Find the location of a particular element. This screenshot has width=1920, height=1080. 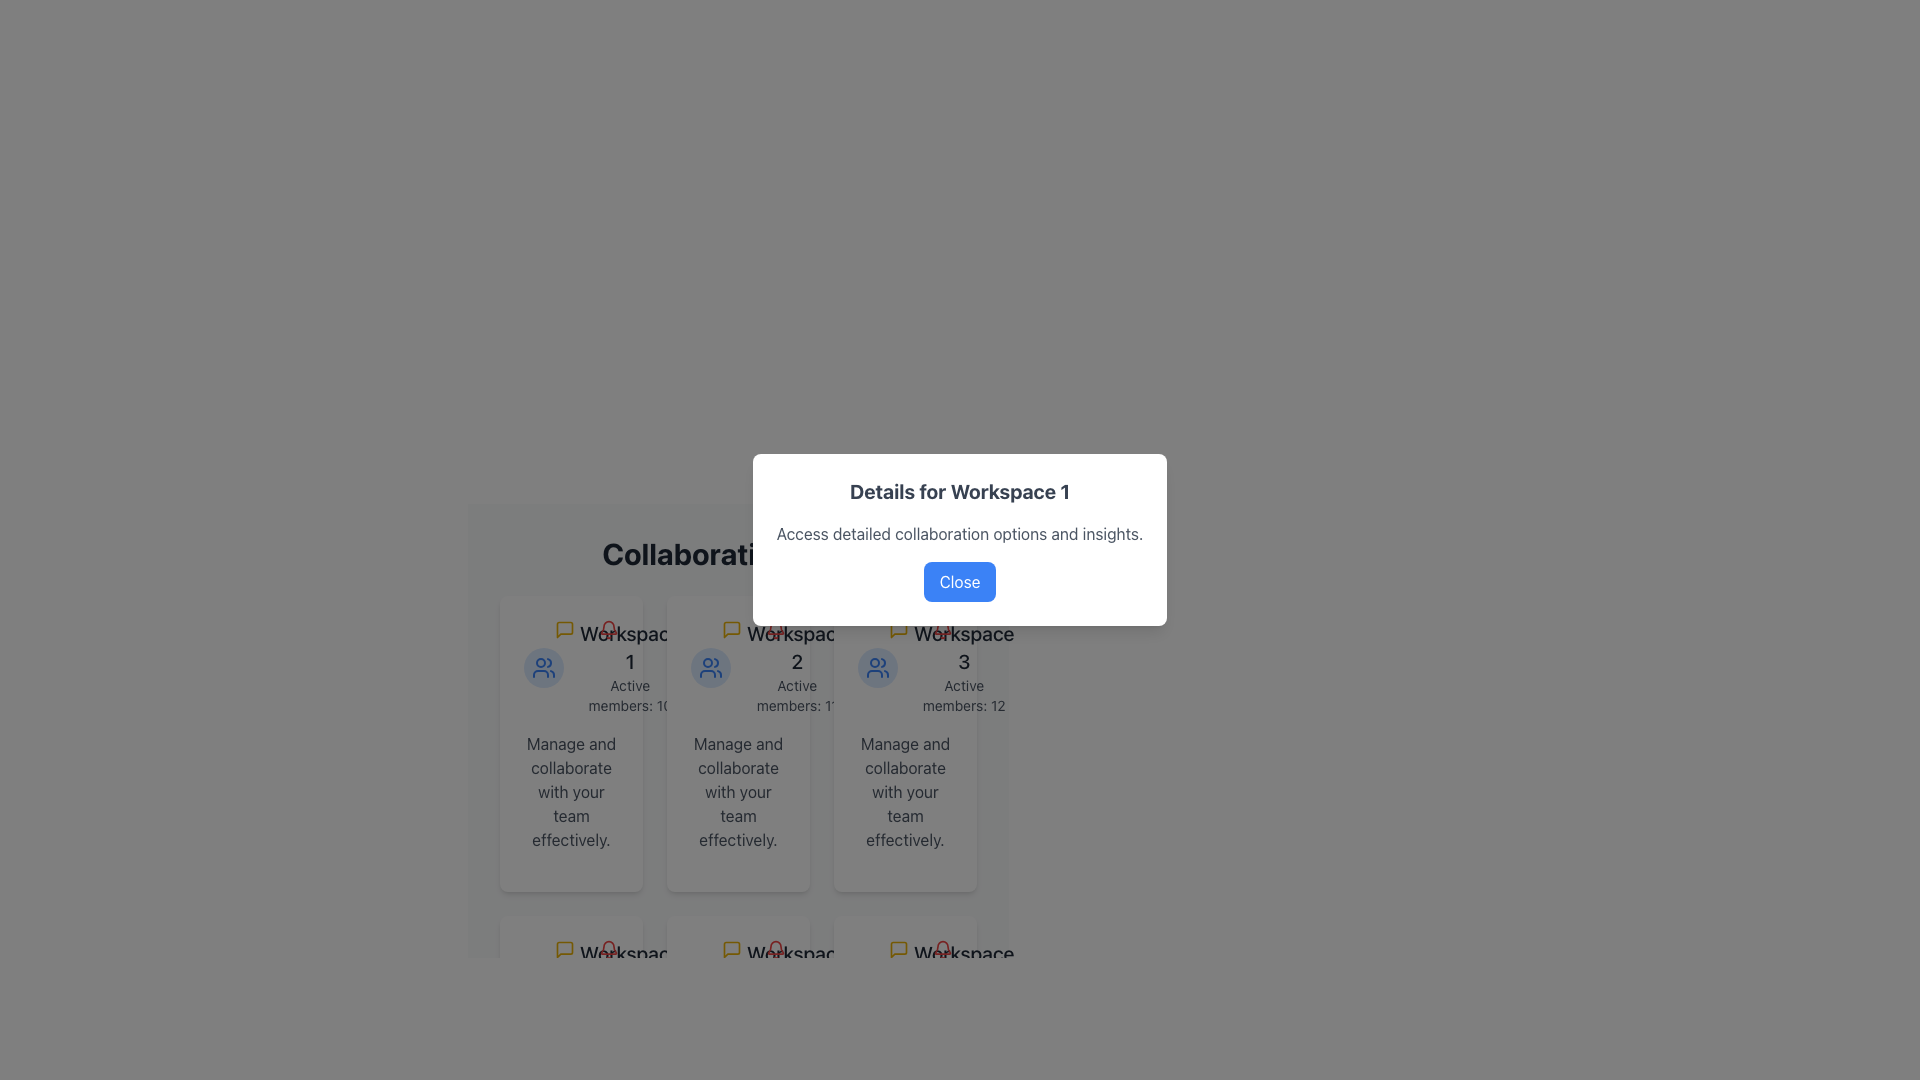

the communication icon located in the middle slot of the bottom row of workspace cards is located at coordinates (730, 948).